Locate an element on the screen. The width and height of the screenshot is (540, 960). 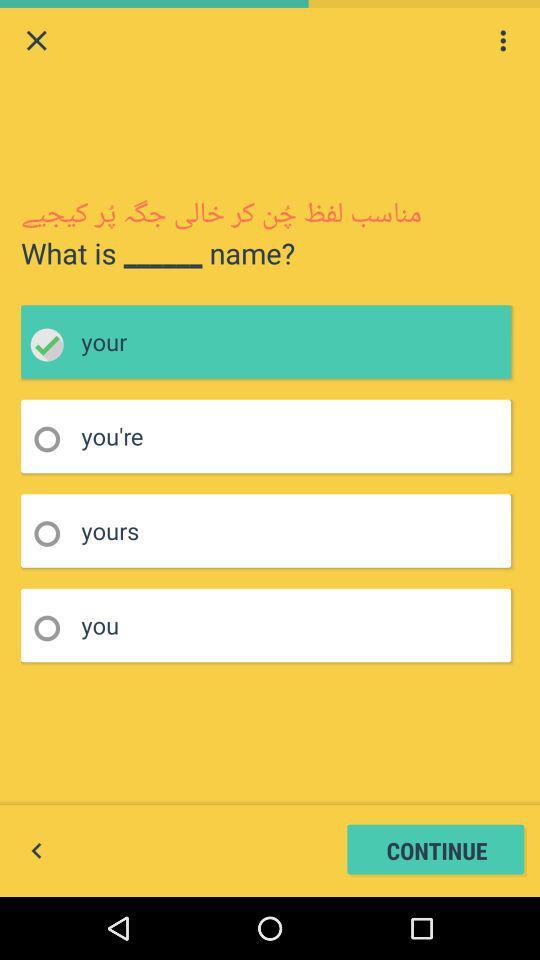
more is located at coordinates (502, 39).